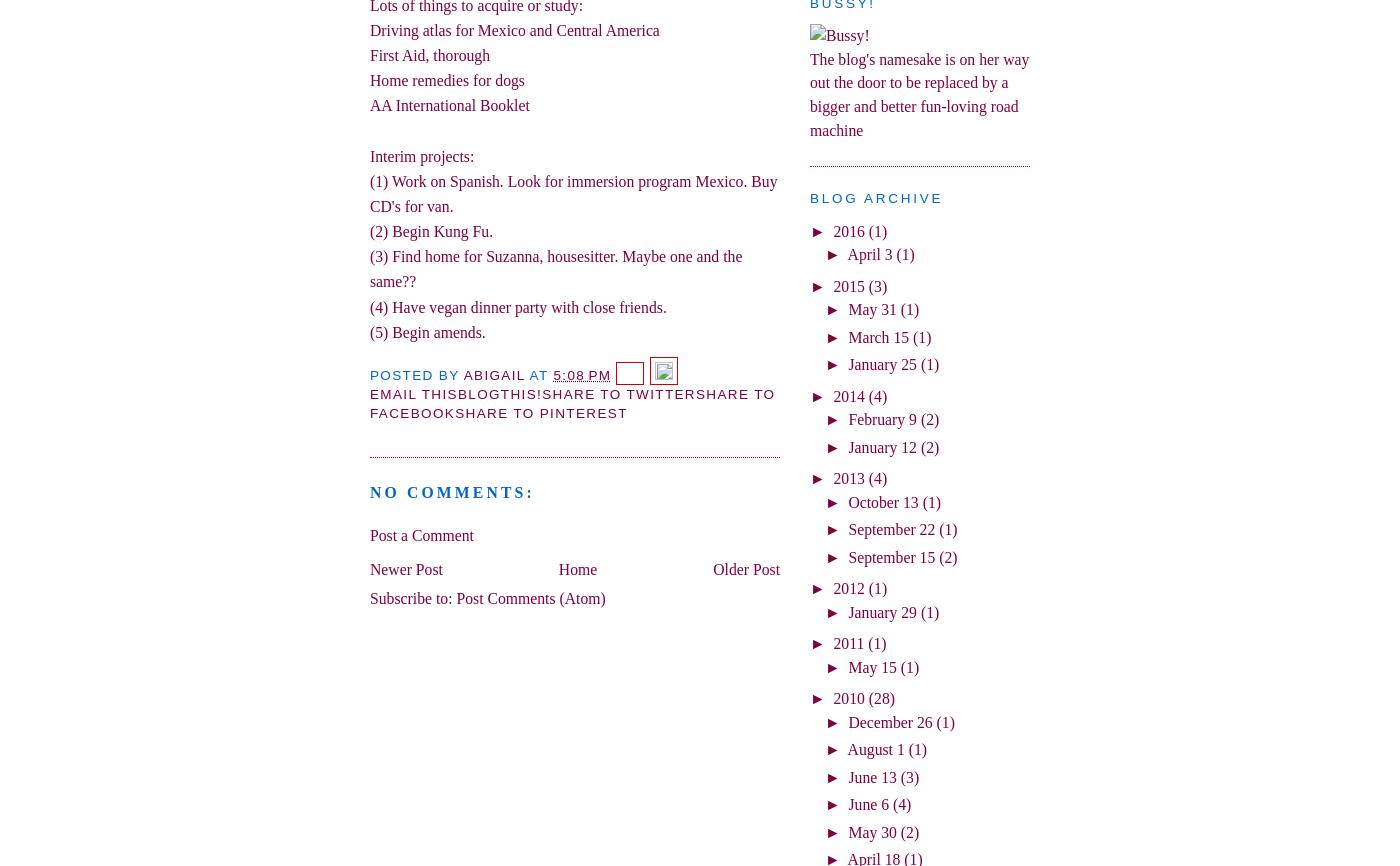 This screenshot has height=866, width=1400. Describe the element at coordinates (847, 611) in the screenshot. I see `'January 29'` at that location.